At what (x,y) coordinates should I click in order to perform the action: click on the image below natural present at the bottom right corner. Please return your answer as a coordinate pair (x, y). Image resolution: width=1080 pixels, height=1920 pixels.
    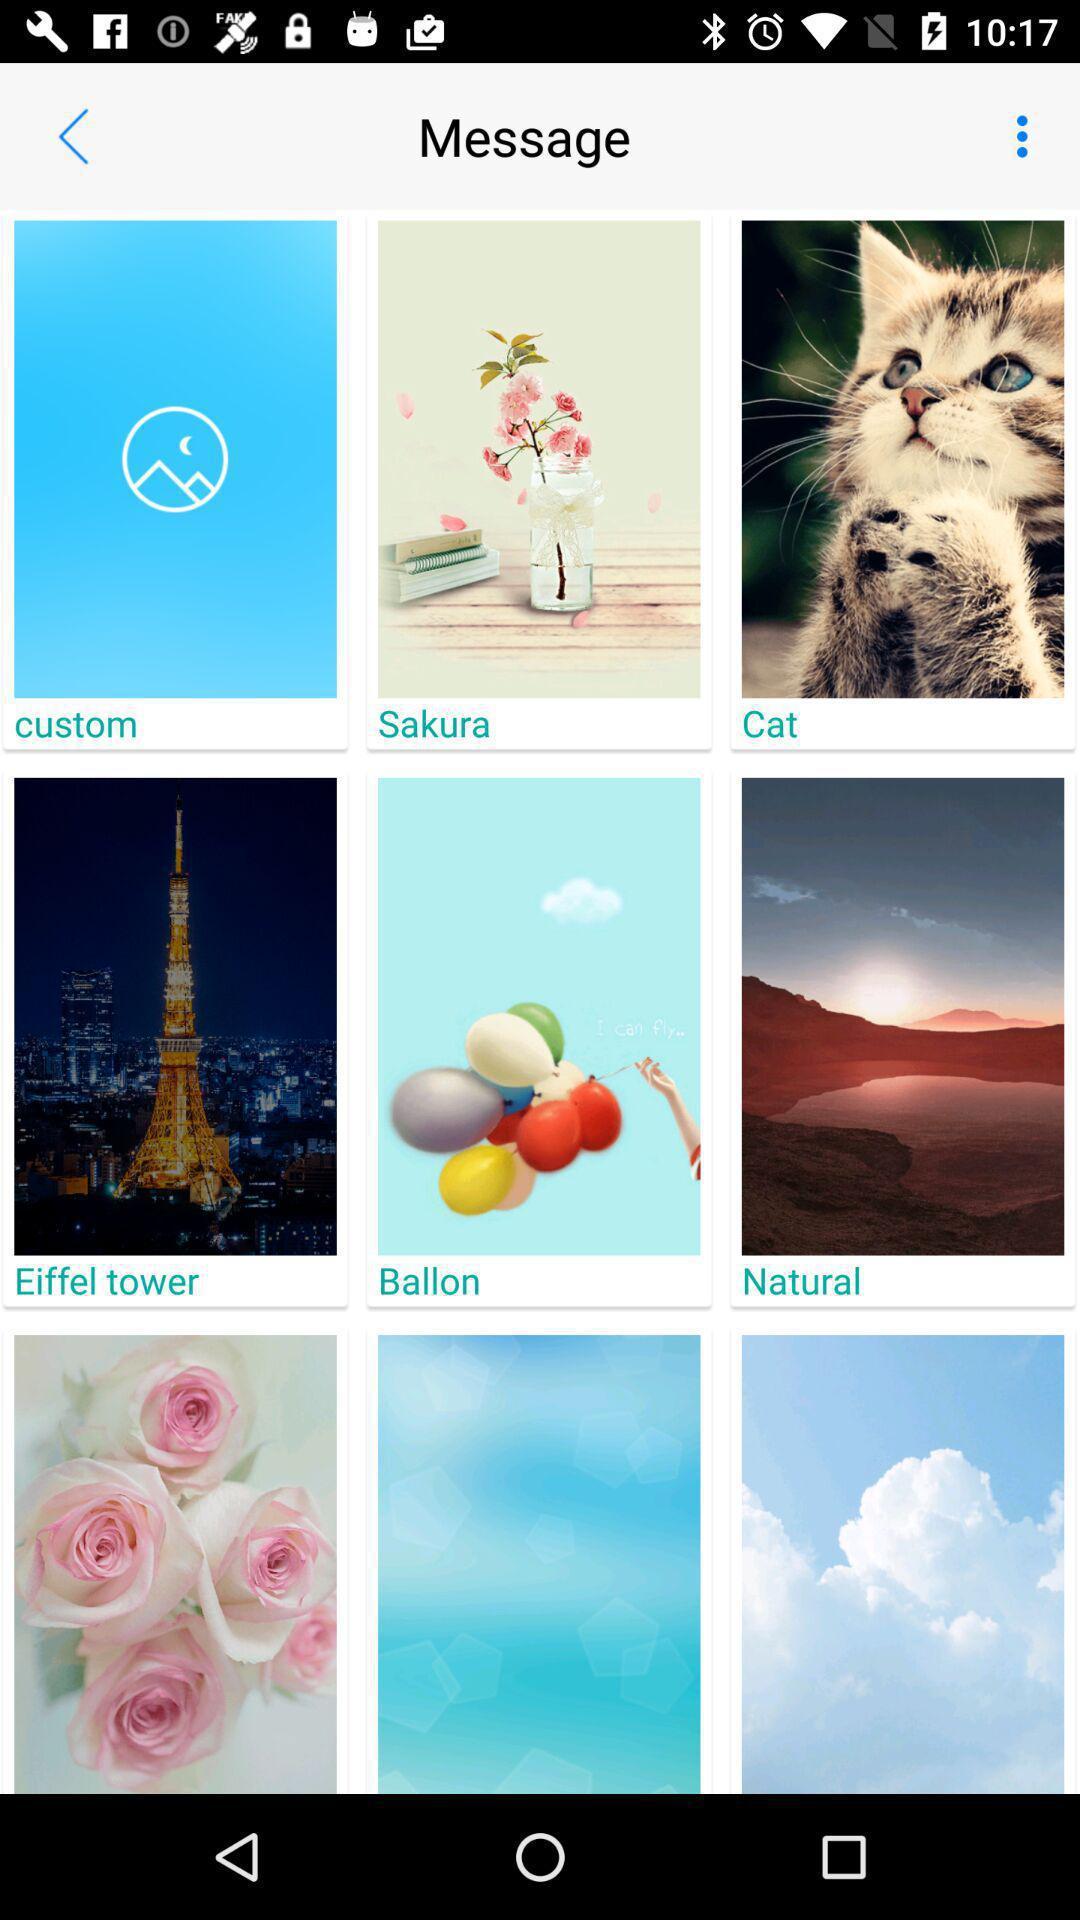
    Looking at the image, I should click on (902, 1563).